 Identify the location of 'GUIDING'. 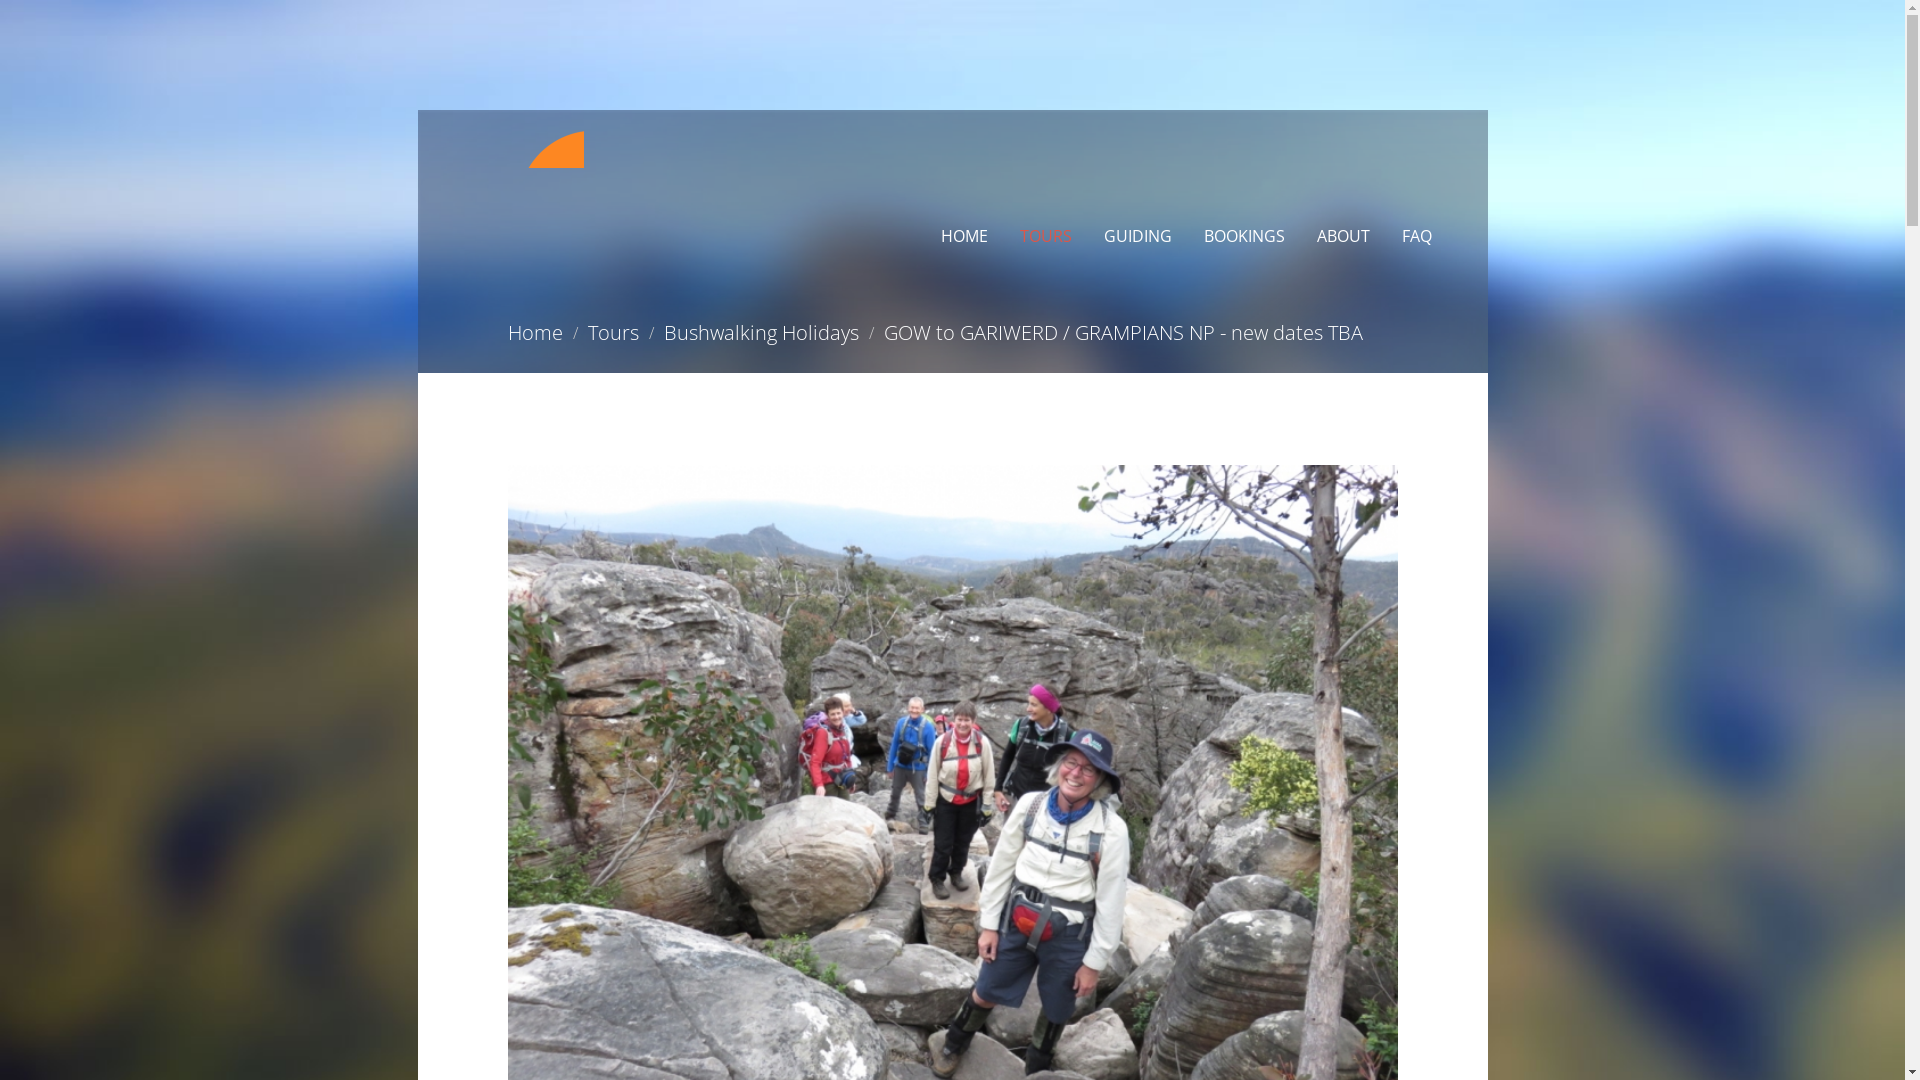
(1137, 234).